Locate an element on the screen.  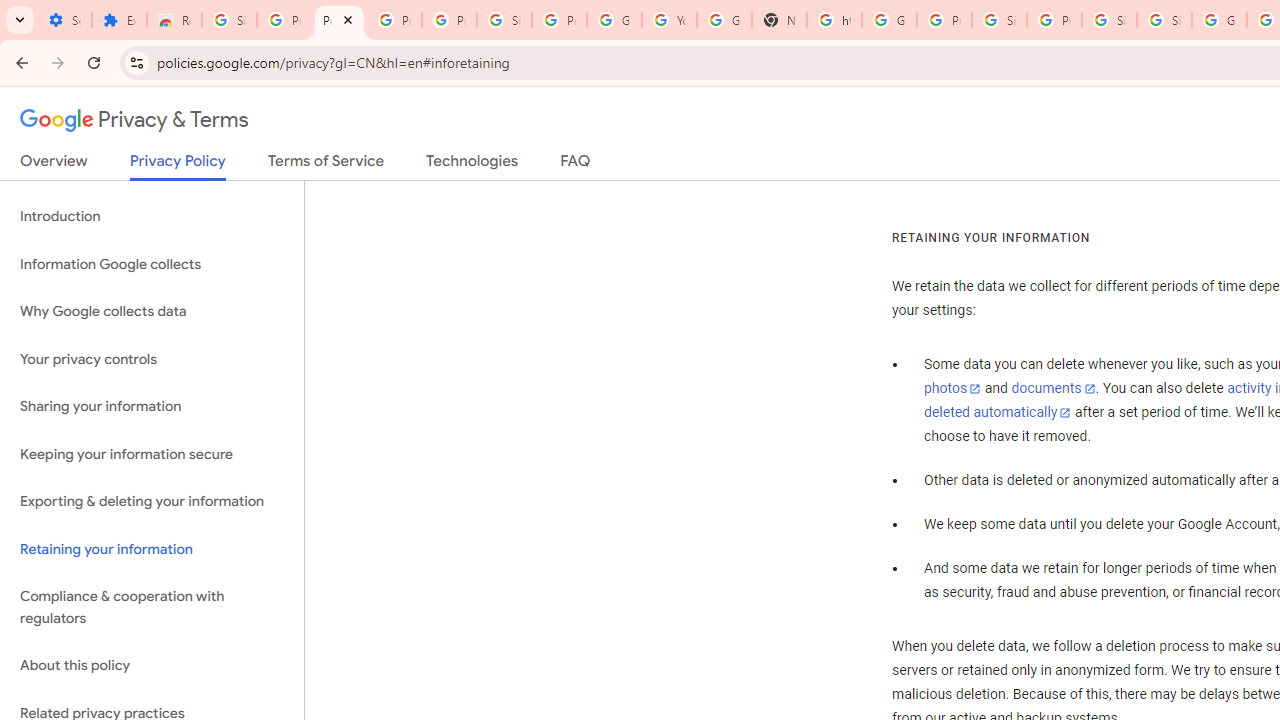
'YouTube' is located at coordinates (670, 20).